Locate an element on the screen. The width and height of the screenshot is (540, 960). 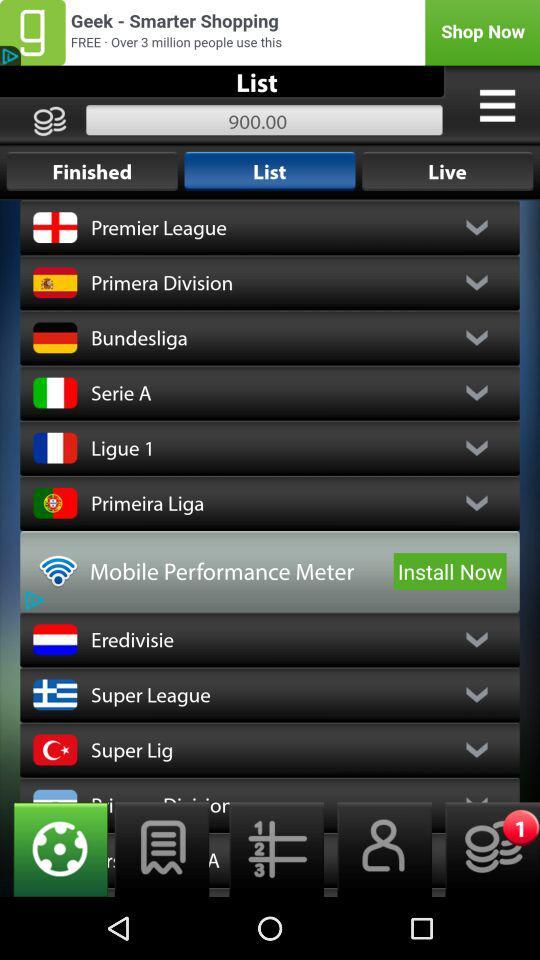
notification is located at coordinates (485, 848).